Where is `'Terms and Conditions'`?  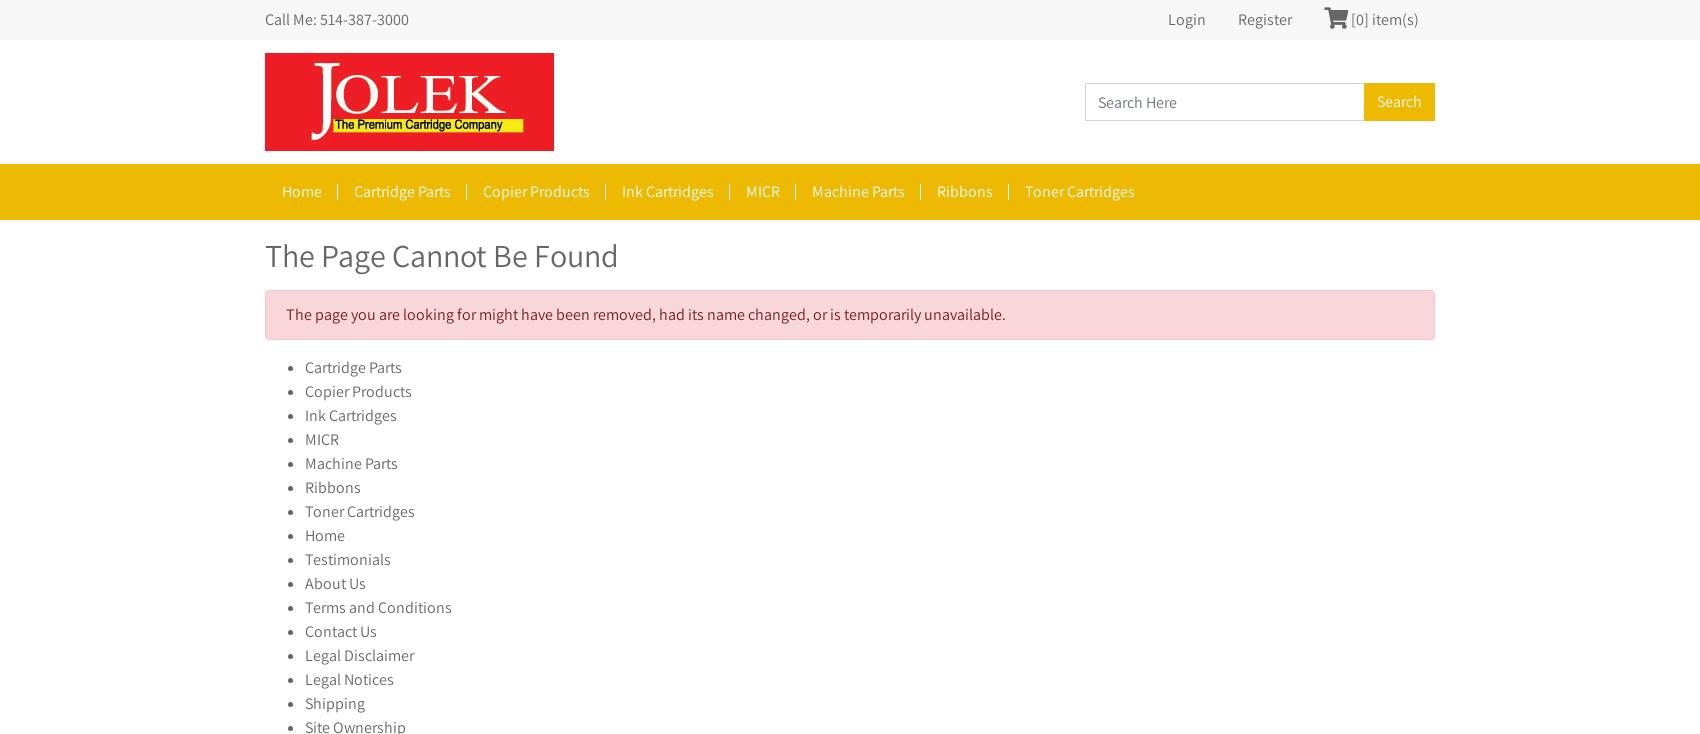 'Terms and Conditions' is located at coordinates (377, 607).